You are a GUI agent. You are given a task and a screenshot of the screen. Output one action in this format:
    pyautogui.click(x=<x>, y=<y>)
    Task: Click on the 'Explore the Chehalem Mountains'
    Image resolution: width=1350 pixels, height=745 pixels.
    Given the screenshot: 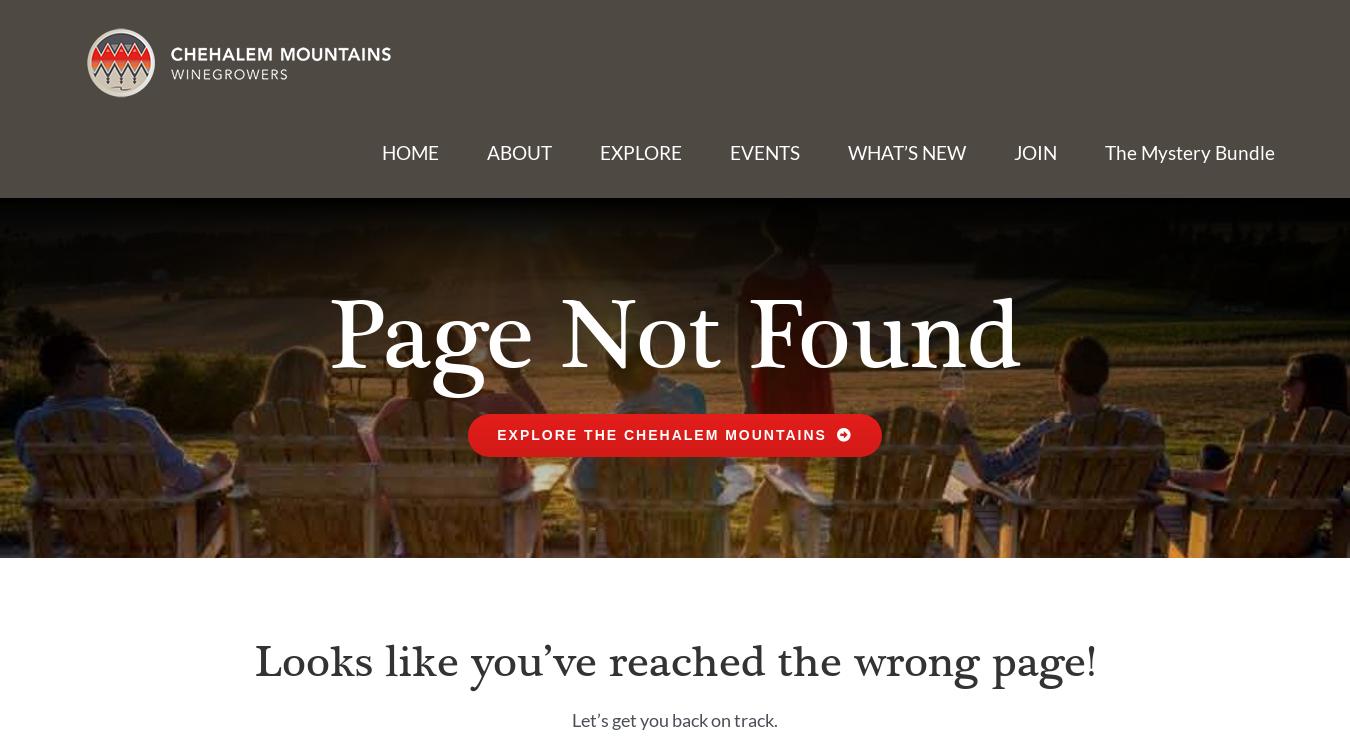 What is the action you would take?
    pyautogui.click(x=495, y=434)
    